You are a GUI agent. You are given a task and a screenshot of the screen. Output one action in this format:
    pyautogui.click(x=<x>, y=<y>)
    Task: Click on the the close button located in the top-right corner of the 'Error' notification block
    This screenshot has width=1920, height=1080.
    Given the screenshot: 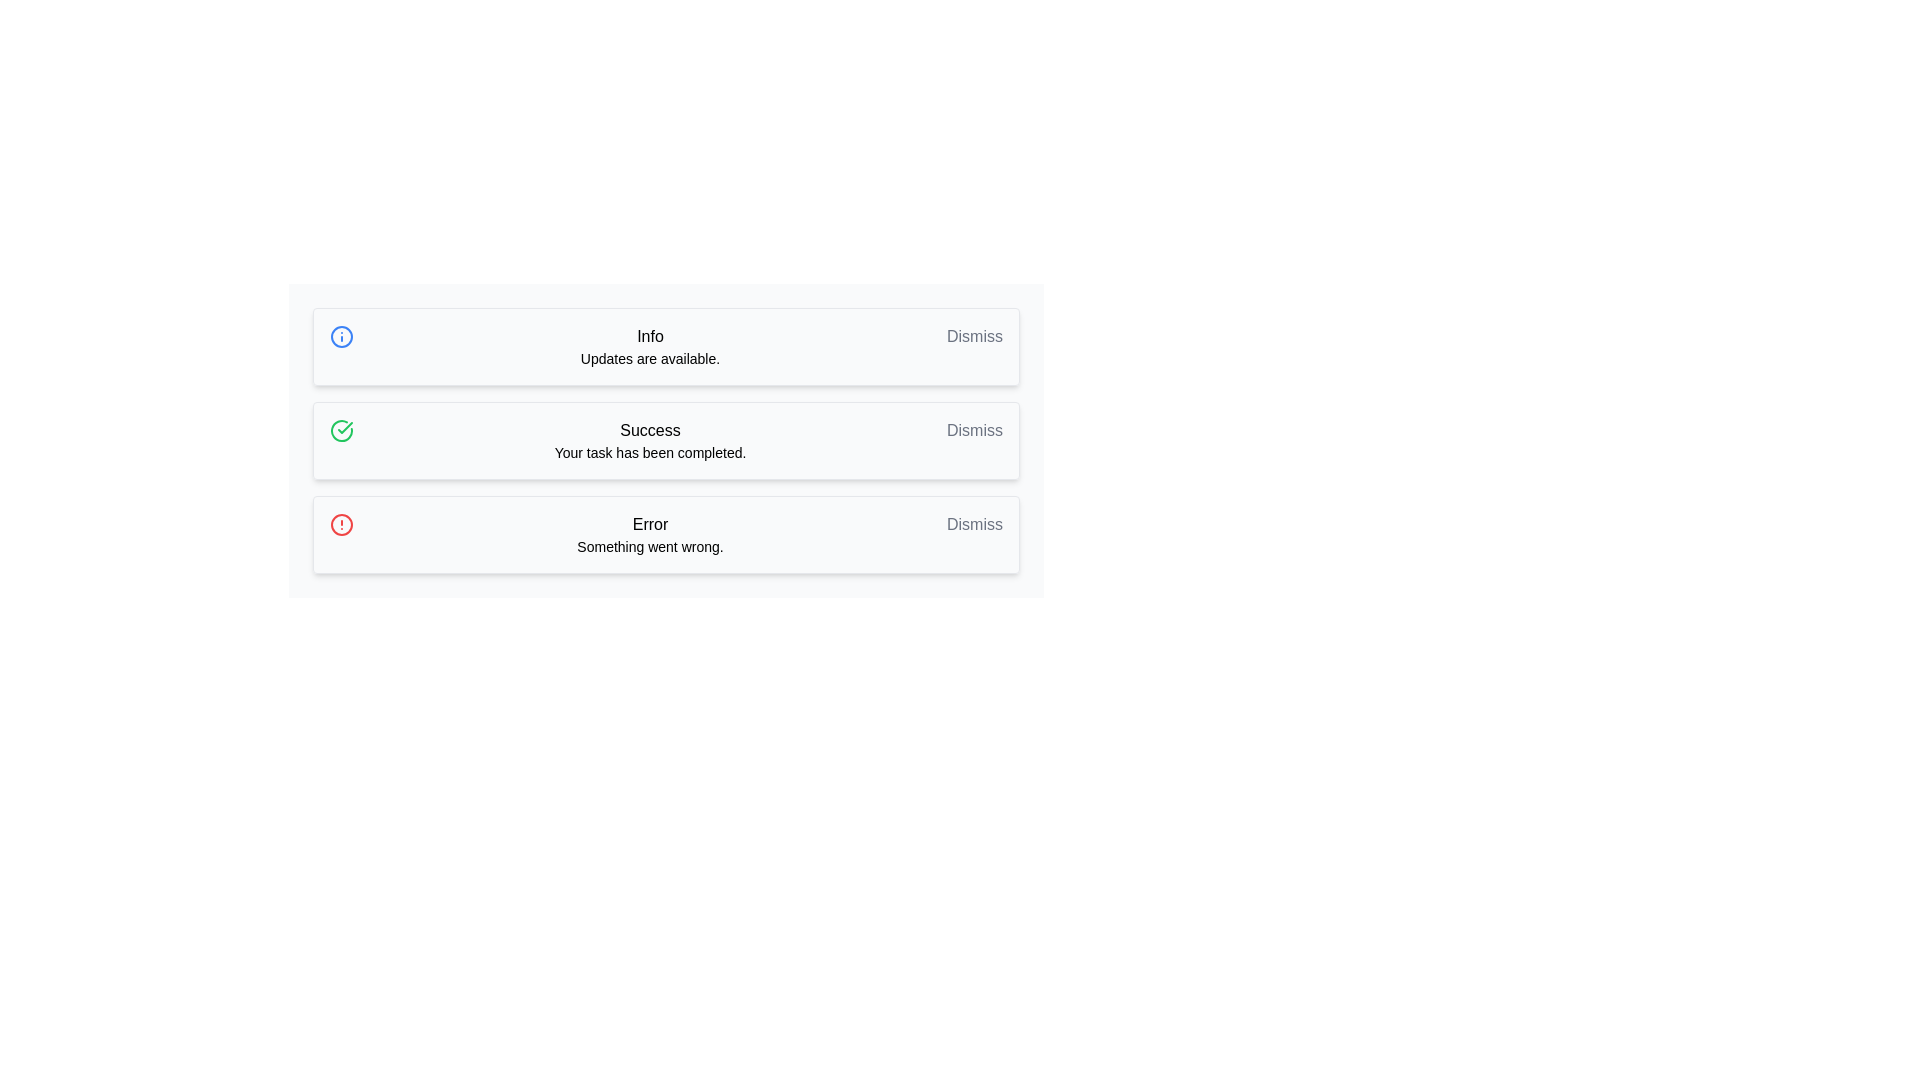 What is the action you would take?
    pyautogui.click(x=974, y=523)
    